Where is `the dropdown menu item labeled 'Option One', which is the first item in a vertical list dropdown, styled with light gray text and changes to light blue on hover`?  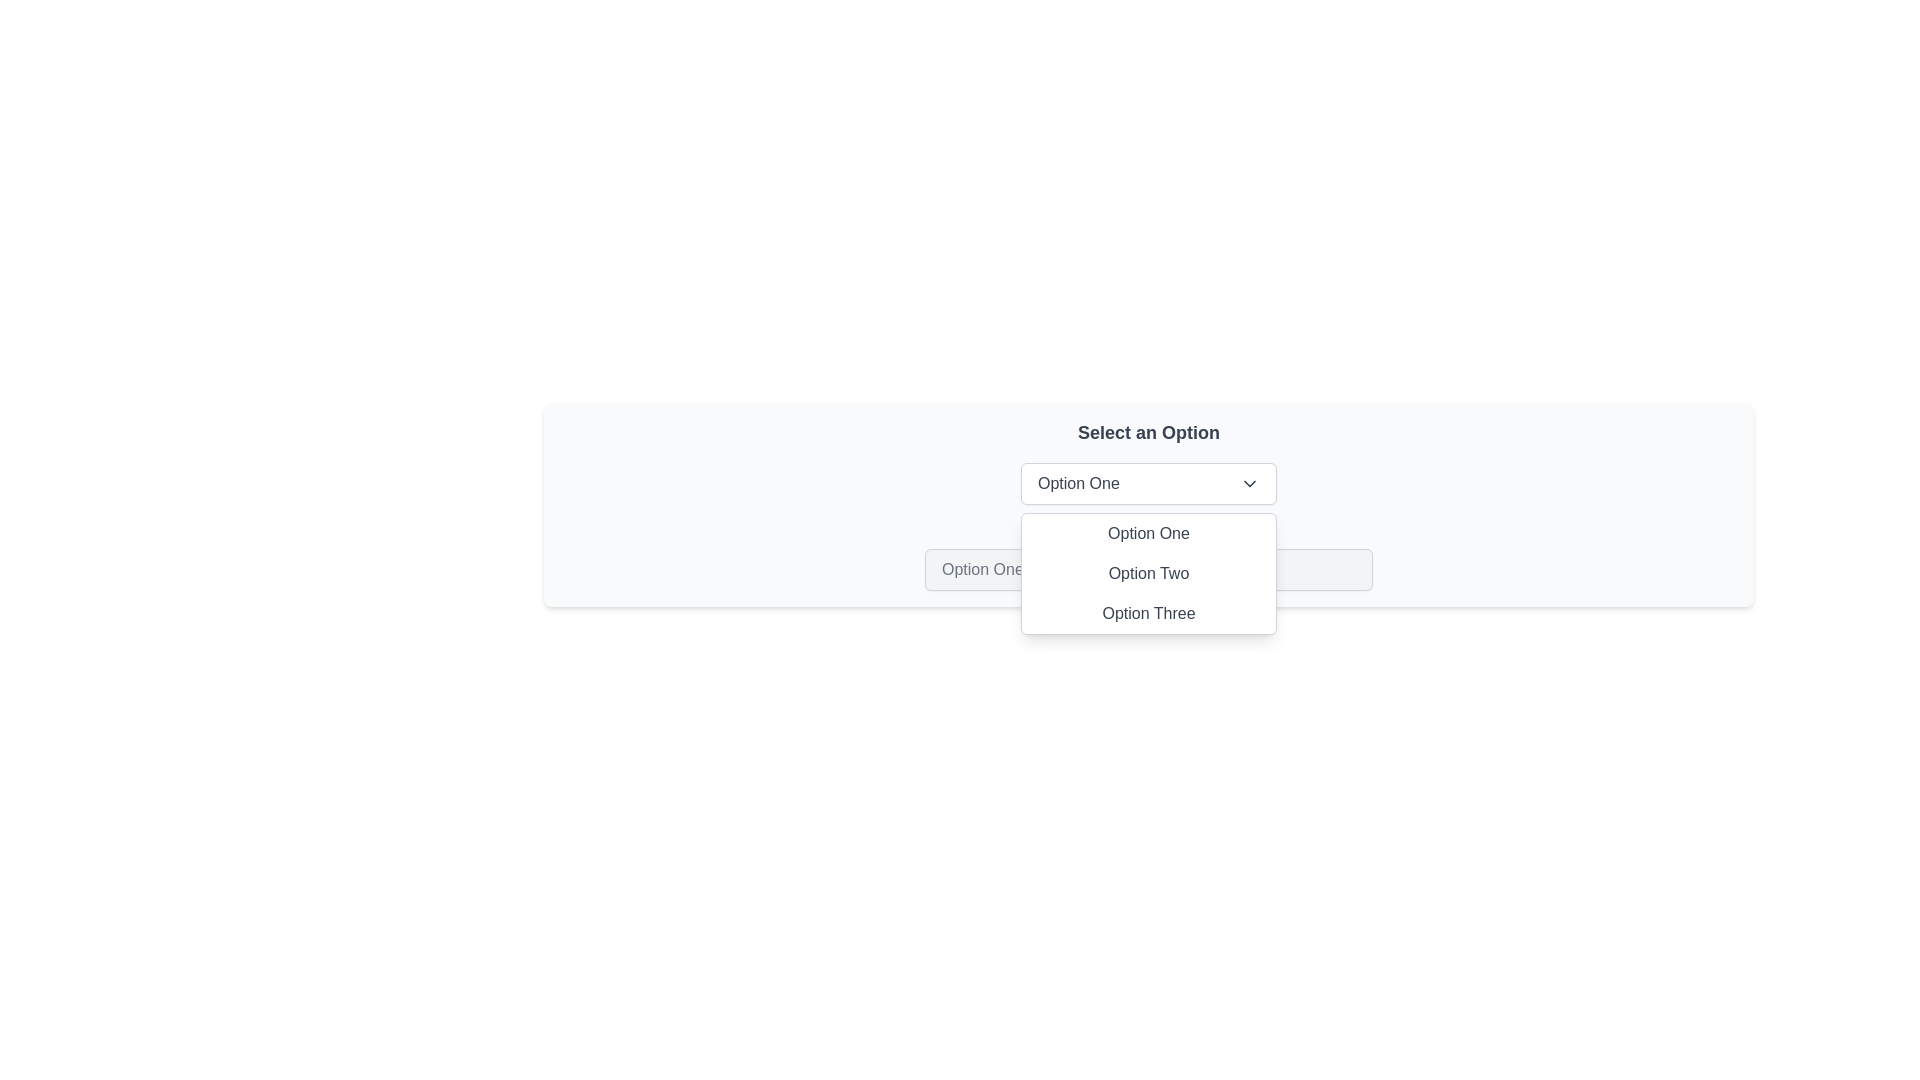 the dropdown menu item labeled 'Option One', which is the first item in a vertical list dropdown, styled with light gray text and changes to light blue on hover is located at coordinates (1148, 532).